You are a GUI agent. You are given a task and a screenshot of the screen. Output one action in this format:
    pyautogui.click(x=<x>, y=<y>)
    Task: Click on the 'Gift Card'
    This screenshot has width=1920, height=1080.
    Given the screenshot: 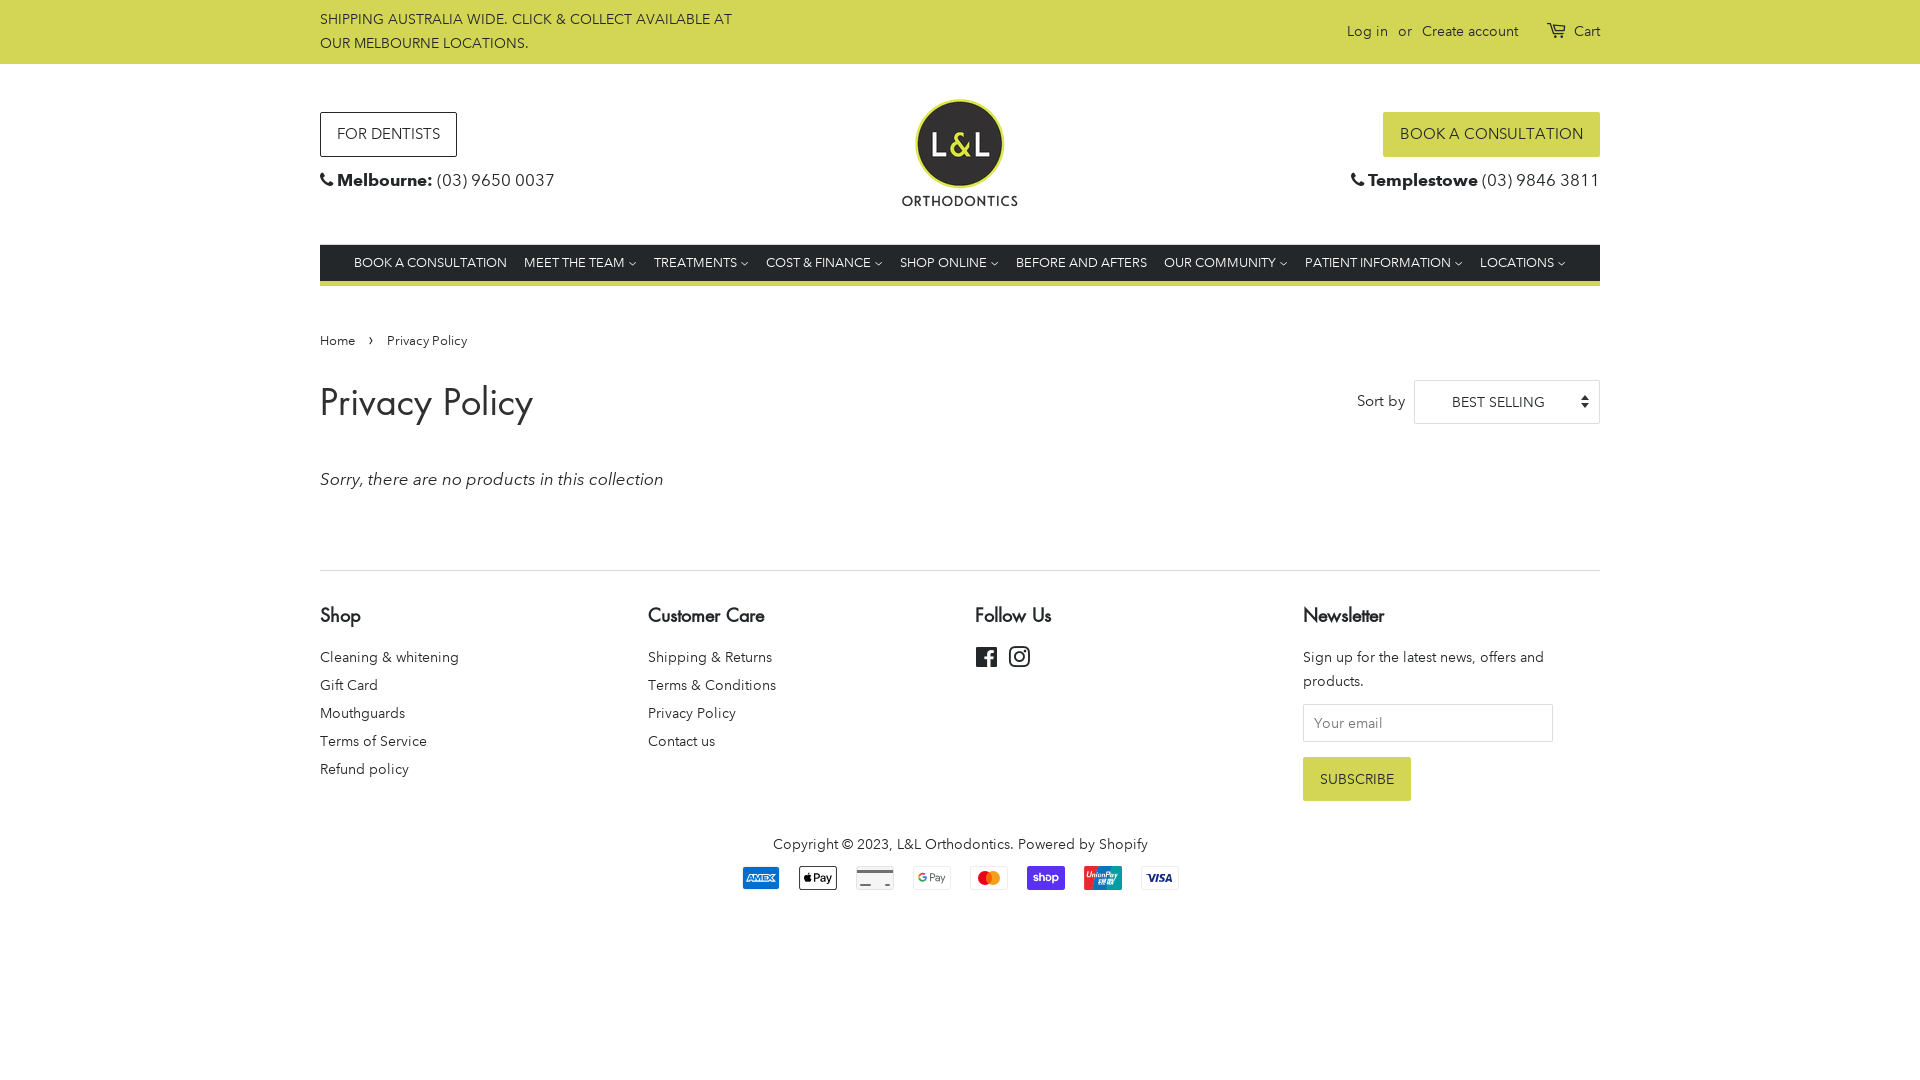 What is the action you would take?
    pyautogui.click(x=349, y=684)
    